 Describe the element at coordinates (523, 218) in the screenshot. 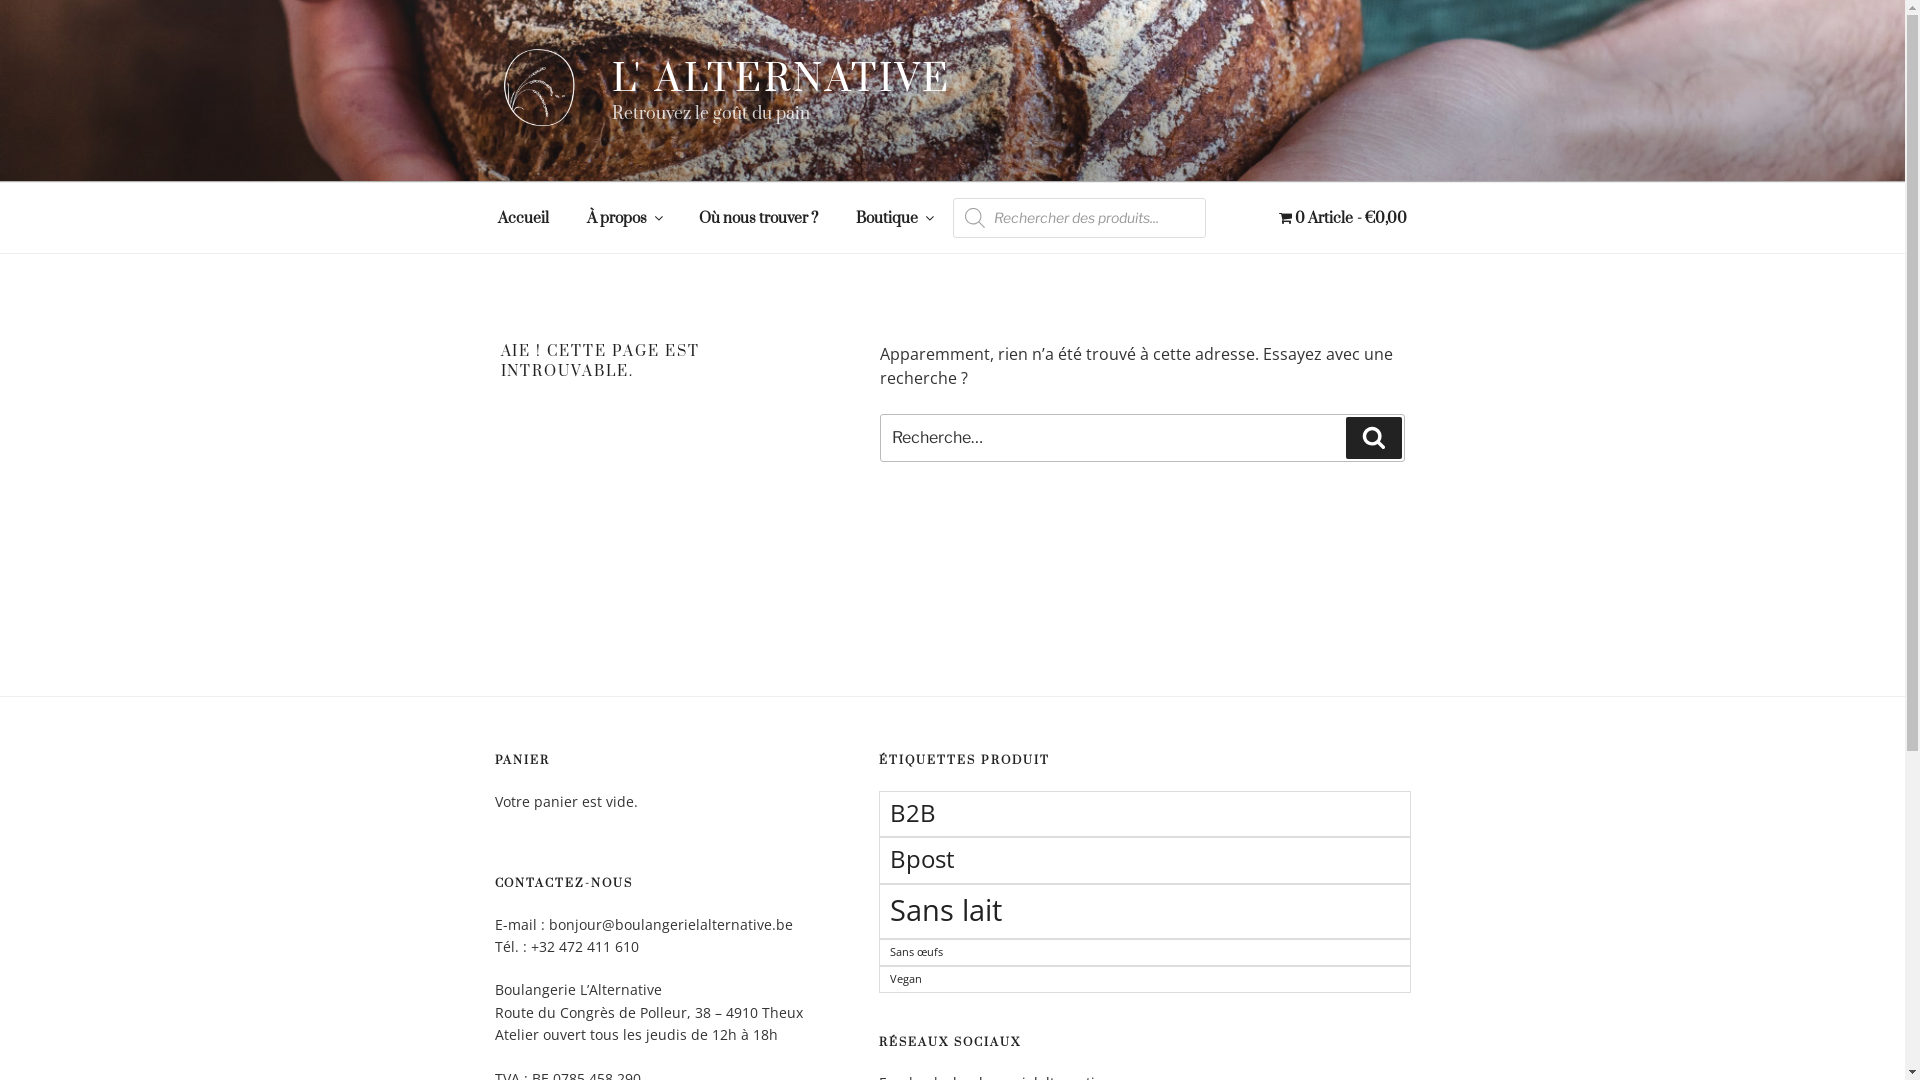

I see `'Accueil'` at that location.